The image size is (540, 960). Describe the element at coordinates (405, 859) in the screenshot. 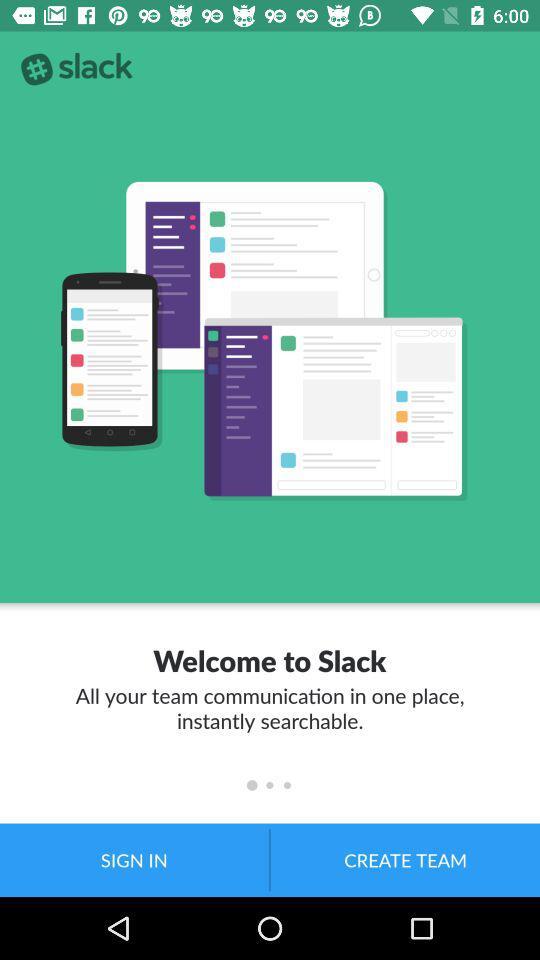

I see `the create team item` at that location.